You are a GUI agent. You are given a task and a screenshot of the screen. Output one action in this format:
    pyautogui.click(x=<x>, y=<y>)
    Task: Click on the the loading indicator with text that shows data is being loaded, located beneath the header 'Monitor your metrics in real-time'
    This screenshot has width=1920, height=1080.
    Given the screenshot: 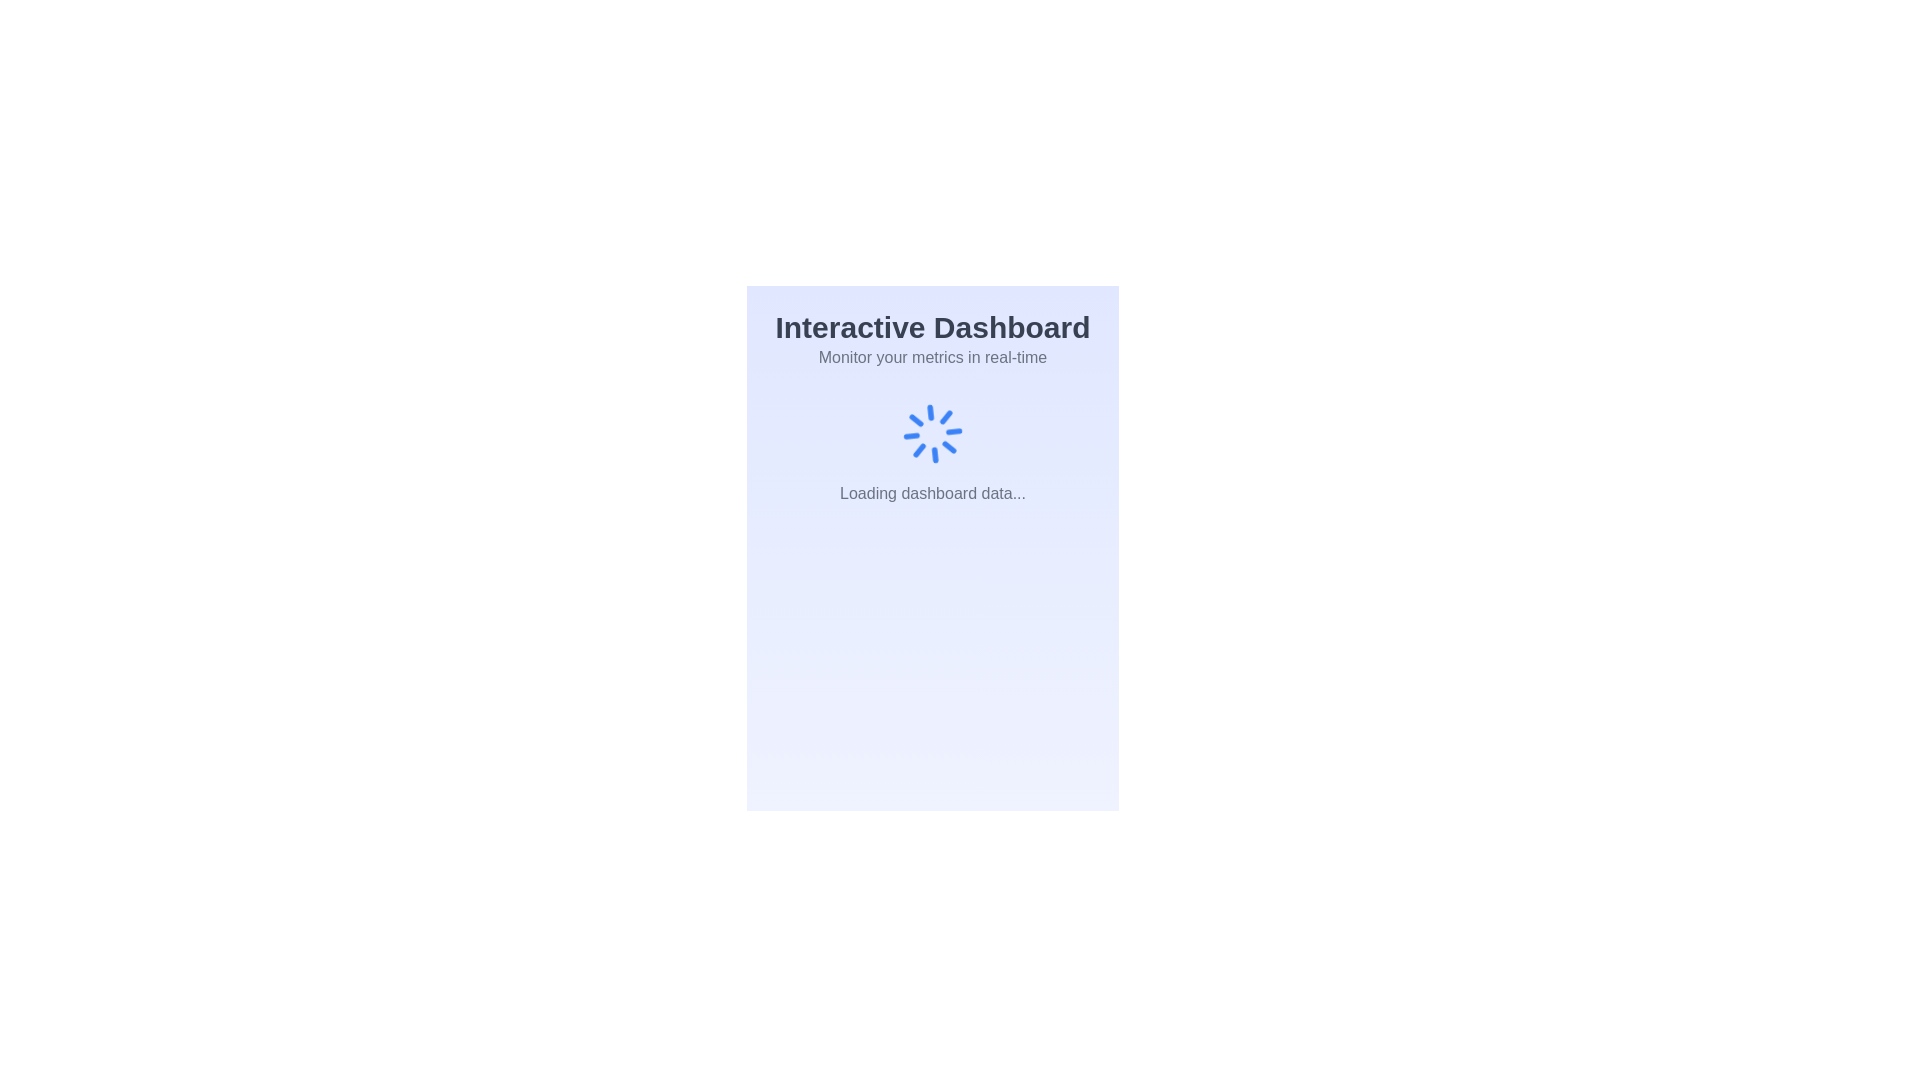 What is the action you would take?
    pyautogui.click(x=931, y=454)
    